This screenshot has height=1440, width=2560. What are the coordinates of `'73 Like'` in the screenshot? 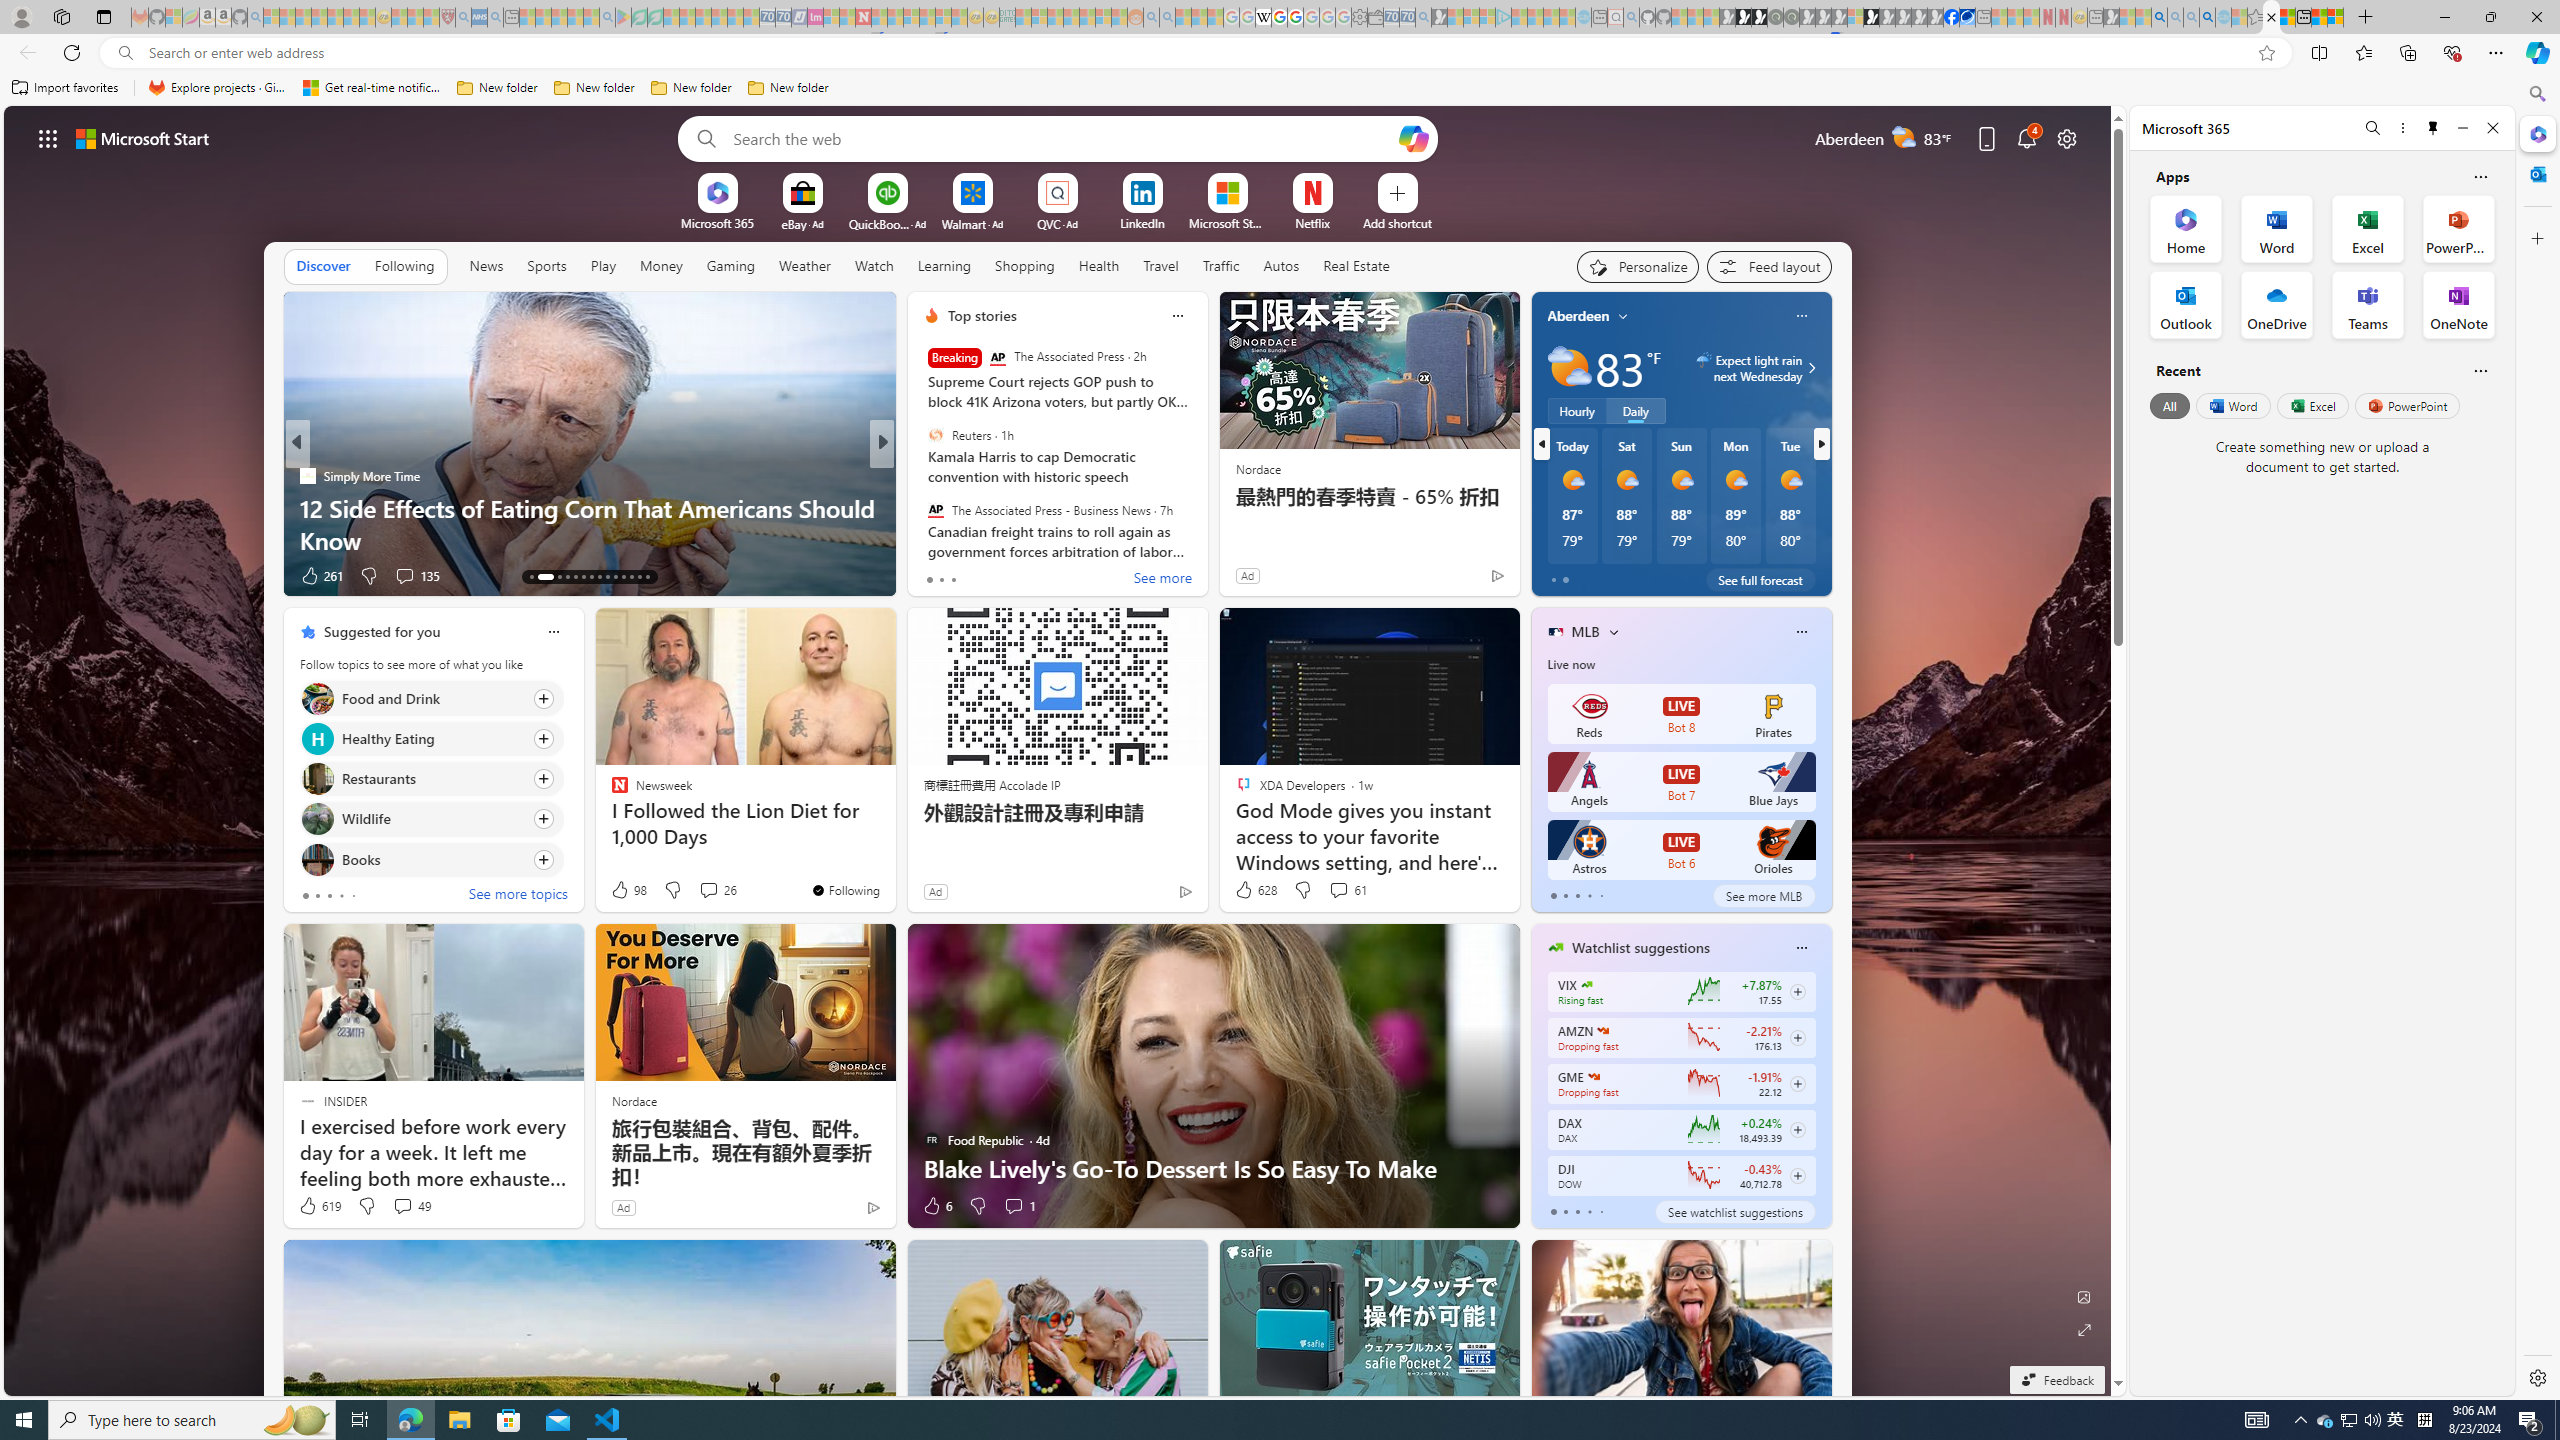 It's located at (933, 575).